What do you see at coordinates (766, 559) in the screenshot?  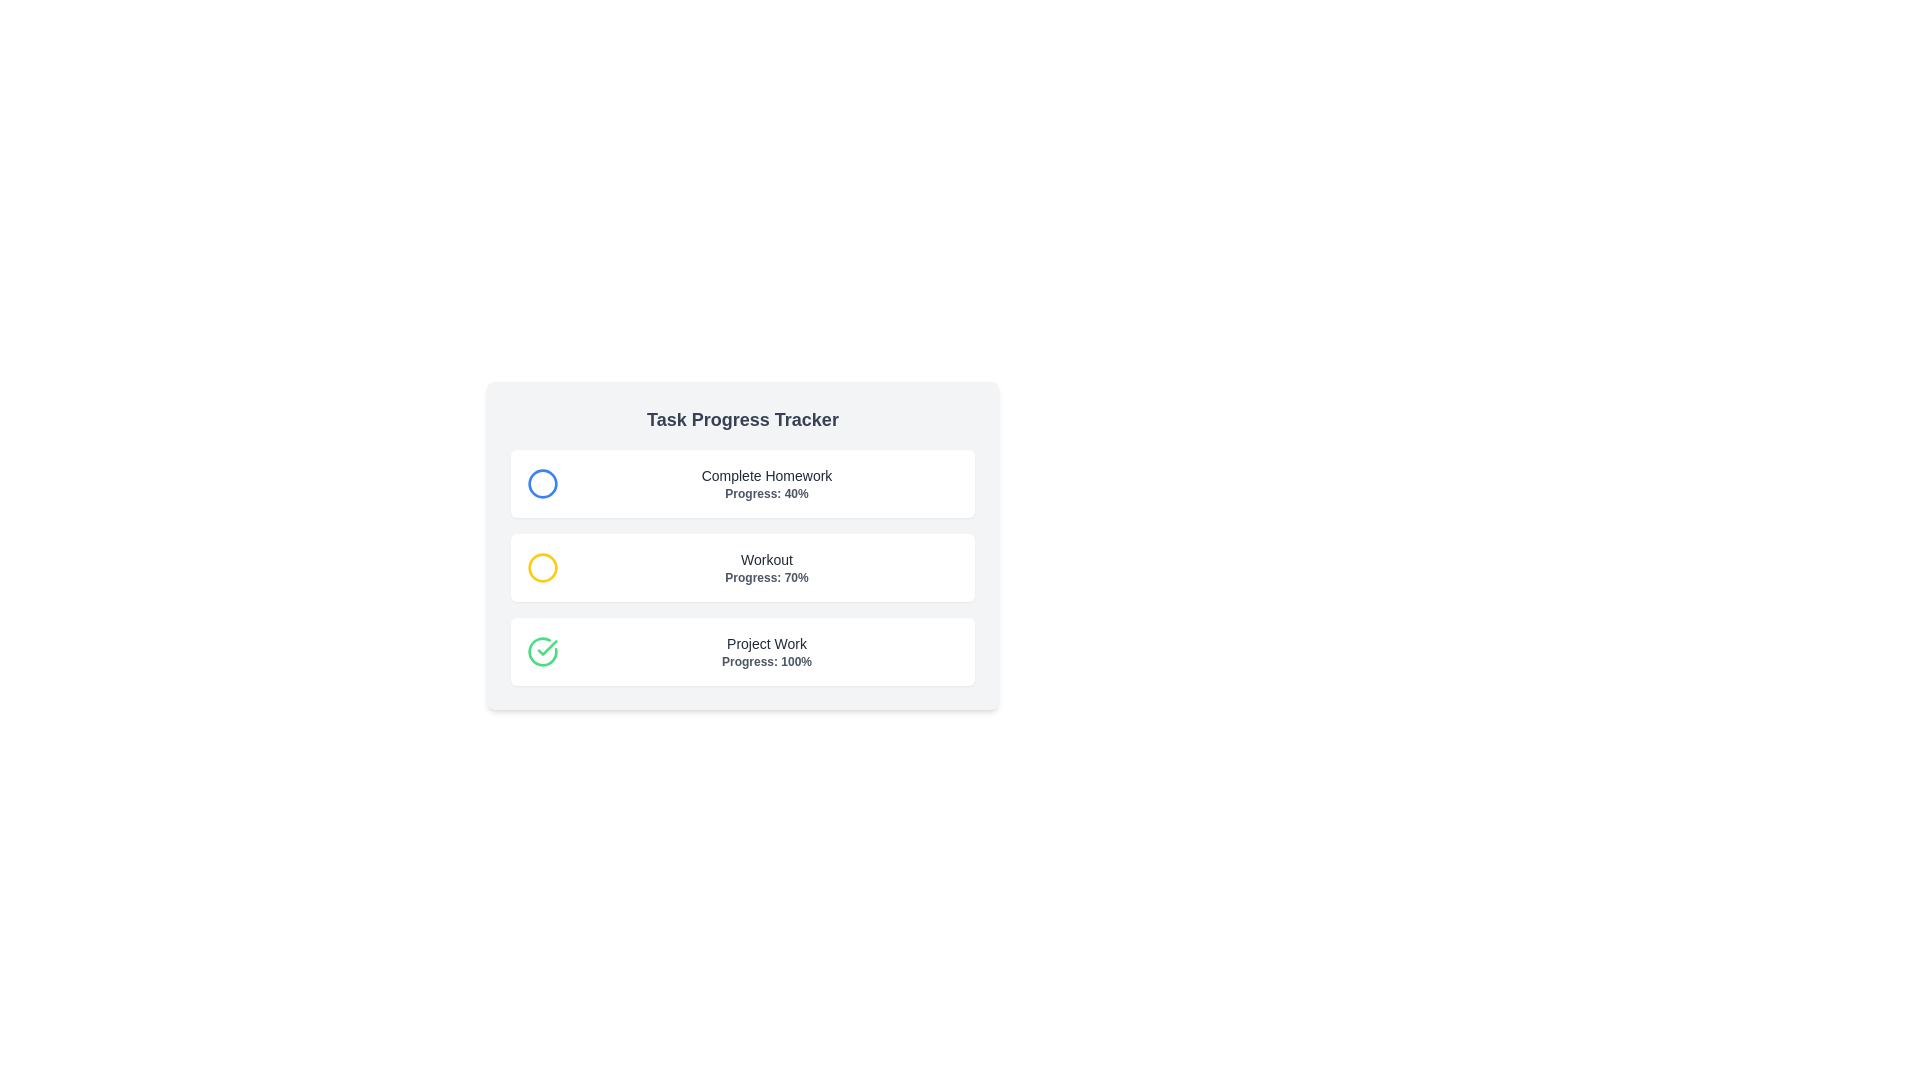 I see `the 'Workout' text label, which serves as the title in the task progress tracker, positioned between 'Complete Homework' and 'Project Work'` at bounding box center [766, 559].